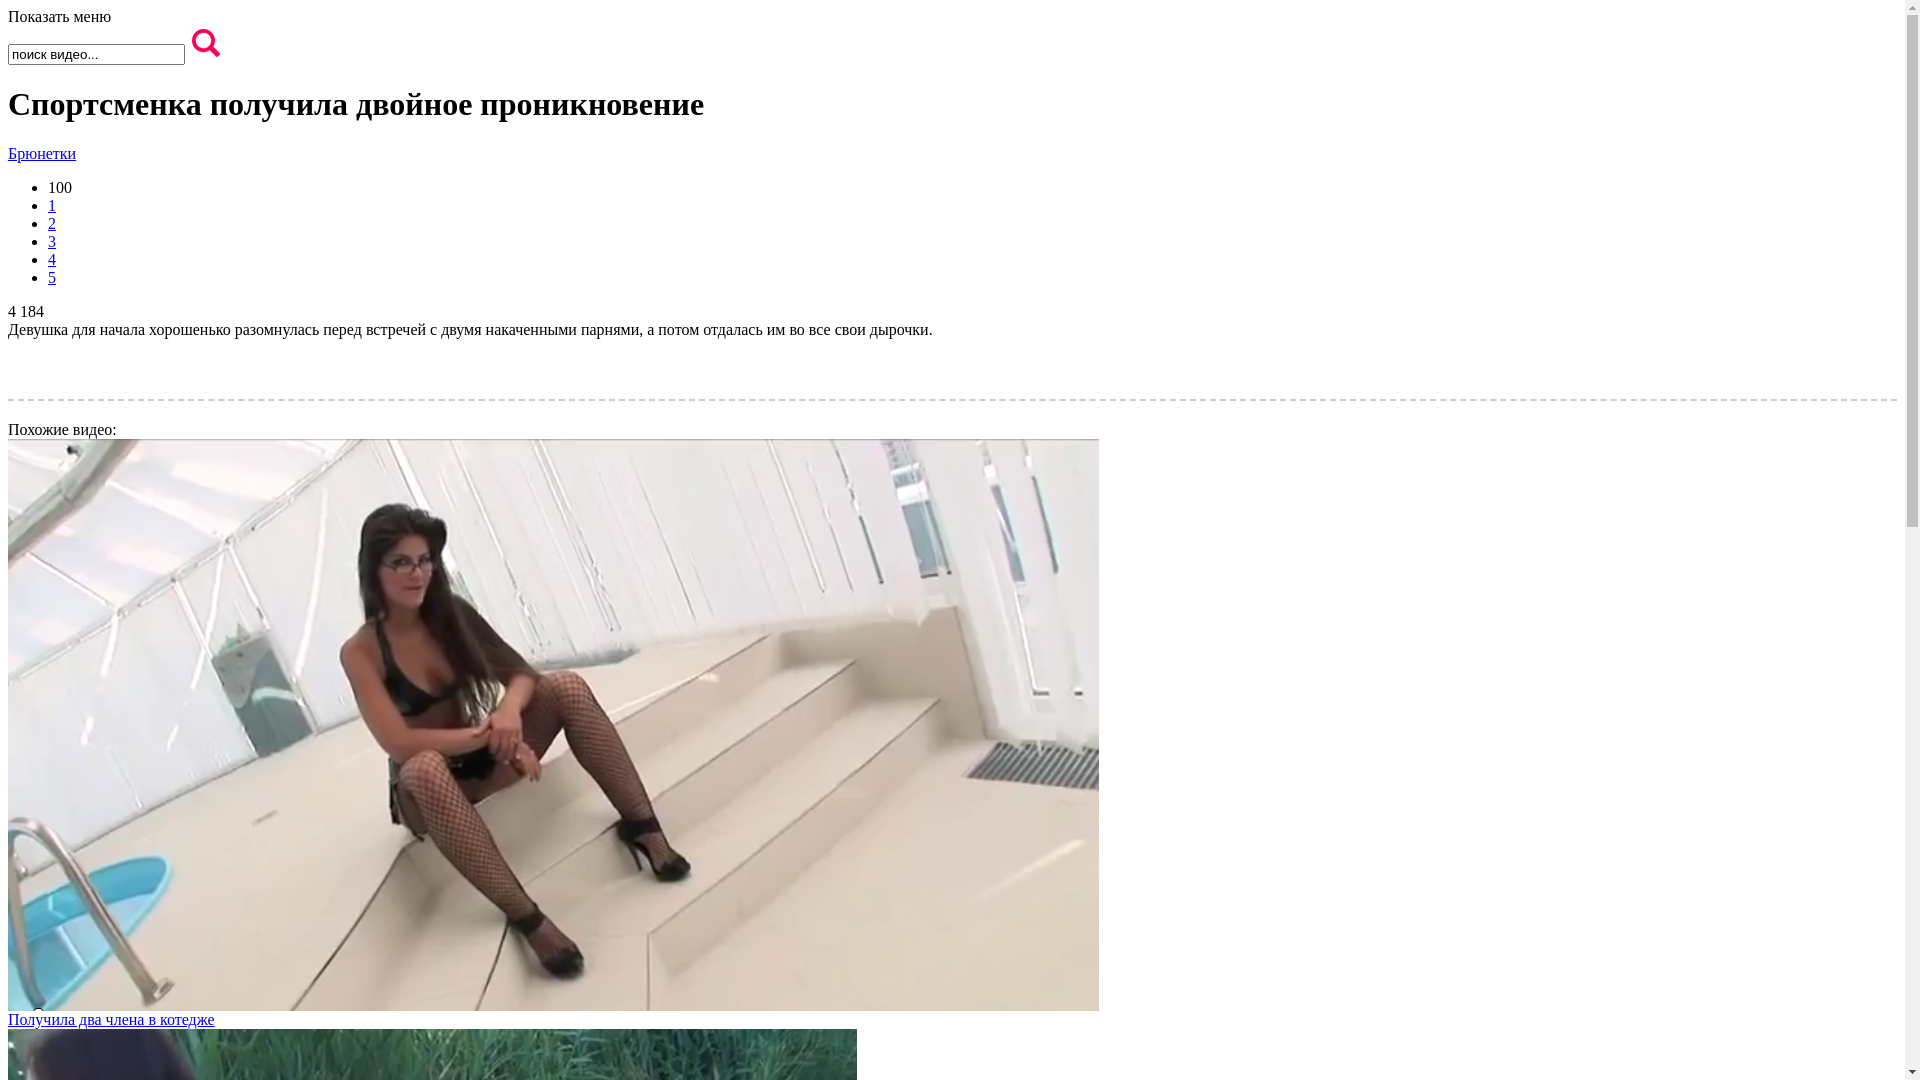  Describe the element at coordinates (52, 223) in the screenshot. I see `'2'` at that location.